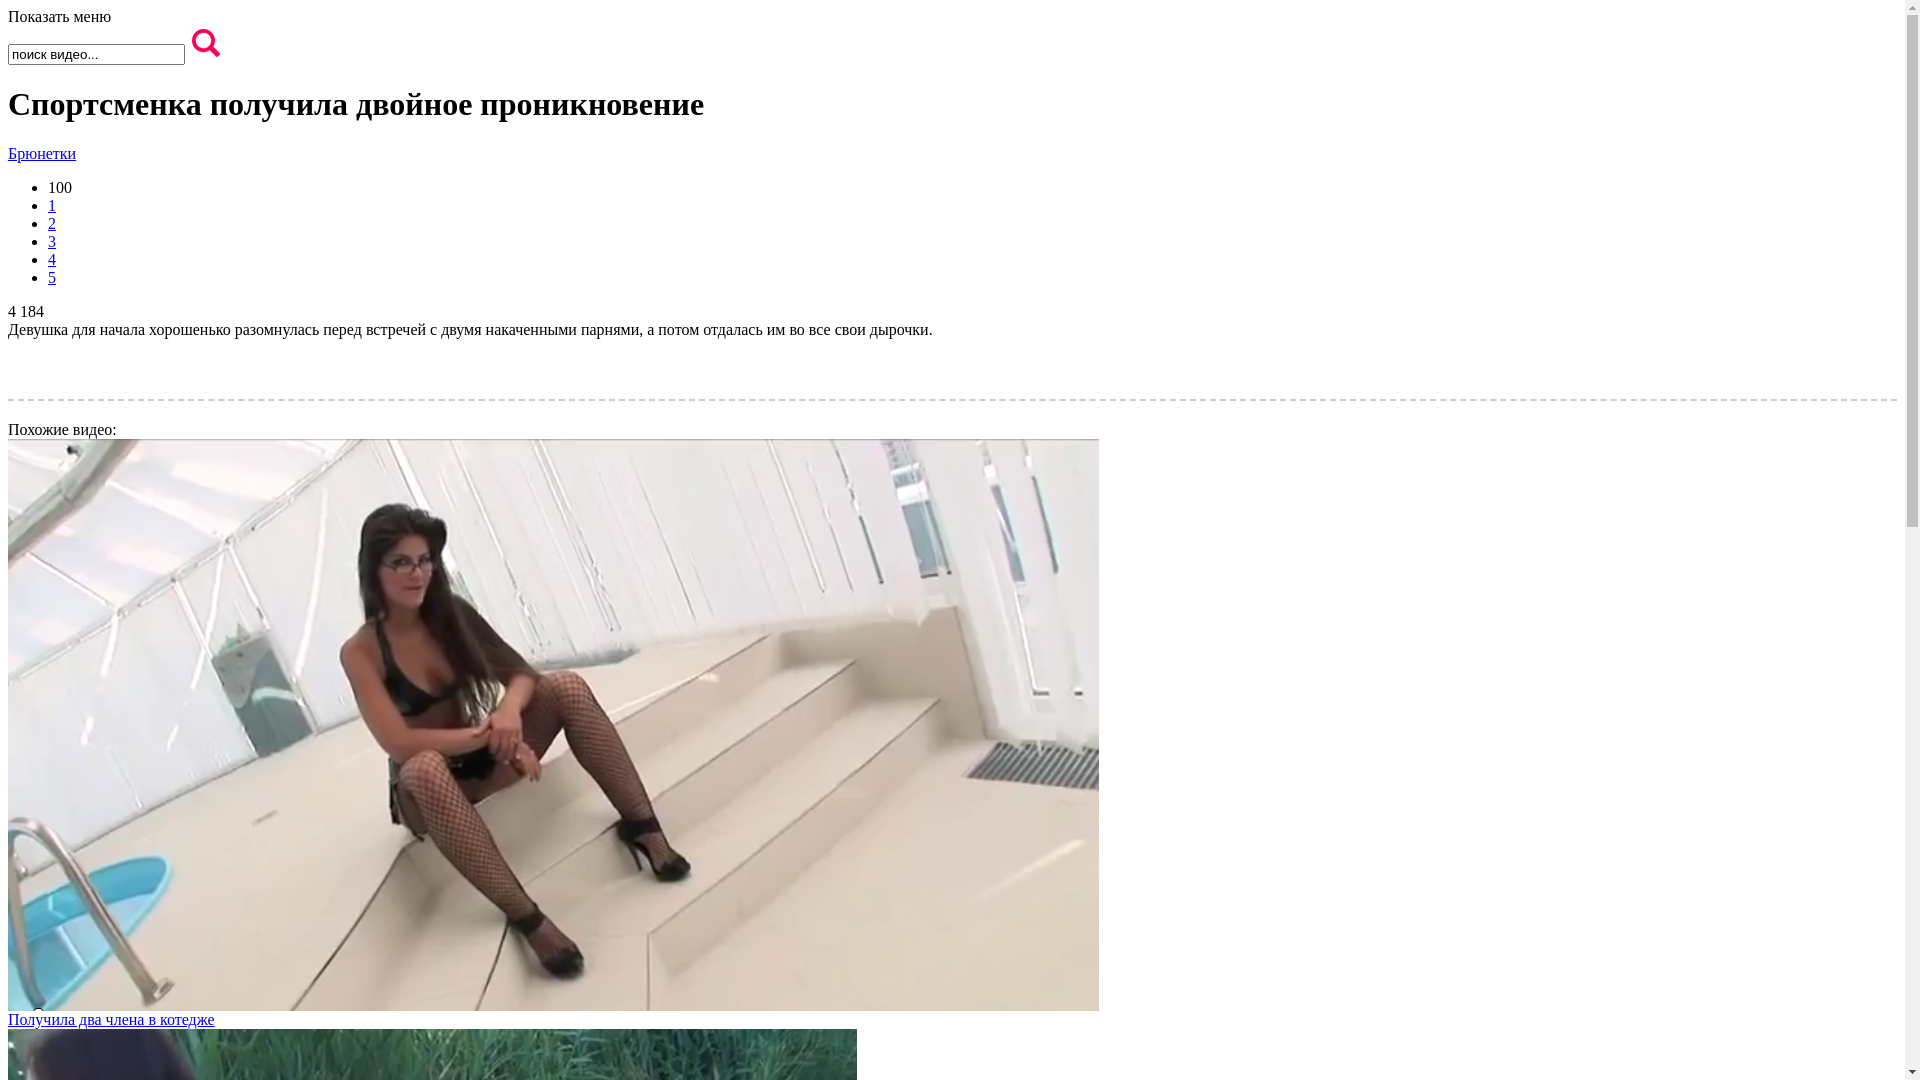  Describe the element at coordinates (52, 223) in the screenshot. I see `'2'` at that location.